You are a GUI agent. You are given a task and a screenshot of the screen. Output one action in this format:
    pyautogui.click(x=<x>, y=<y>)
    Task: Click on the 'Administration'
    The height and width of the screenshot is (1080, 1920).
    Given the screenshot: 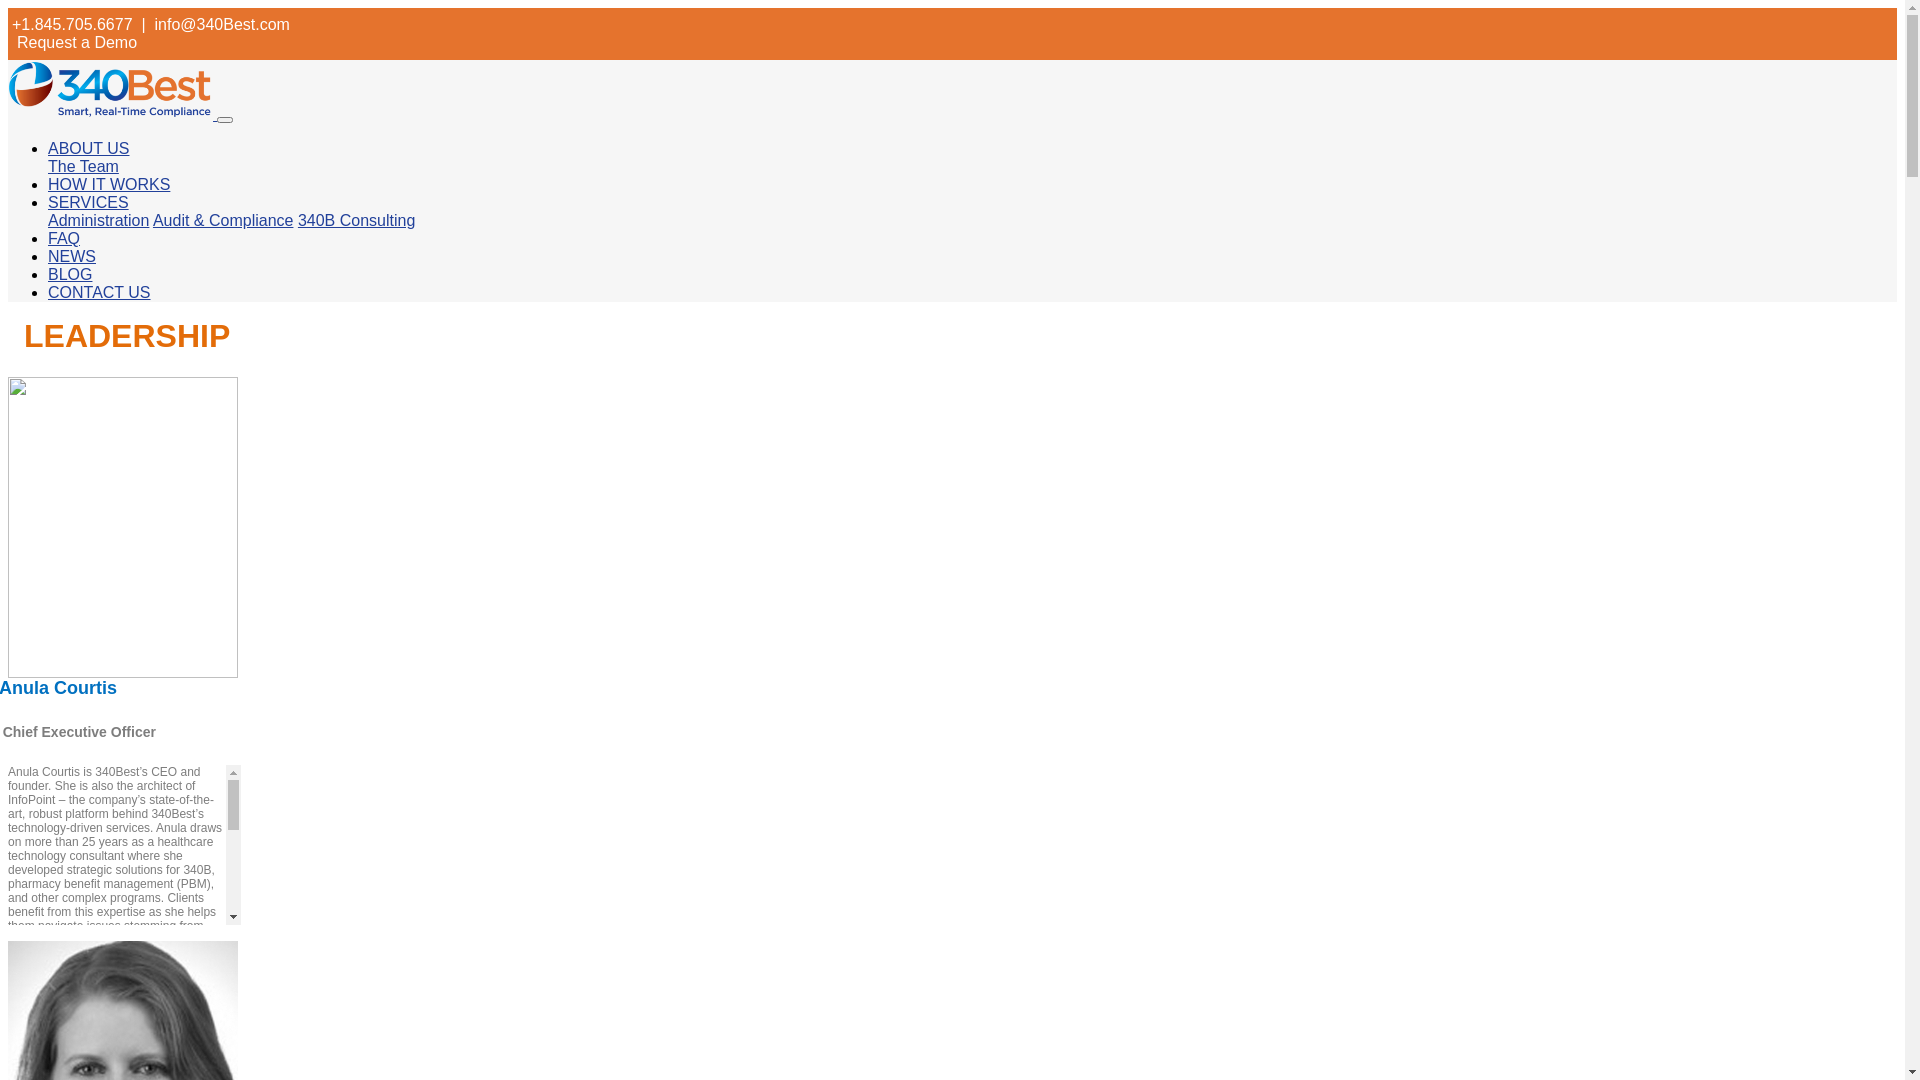 What is the action you would take?
    pyautogui.click(x=97, y=220)
    